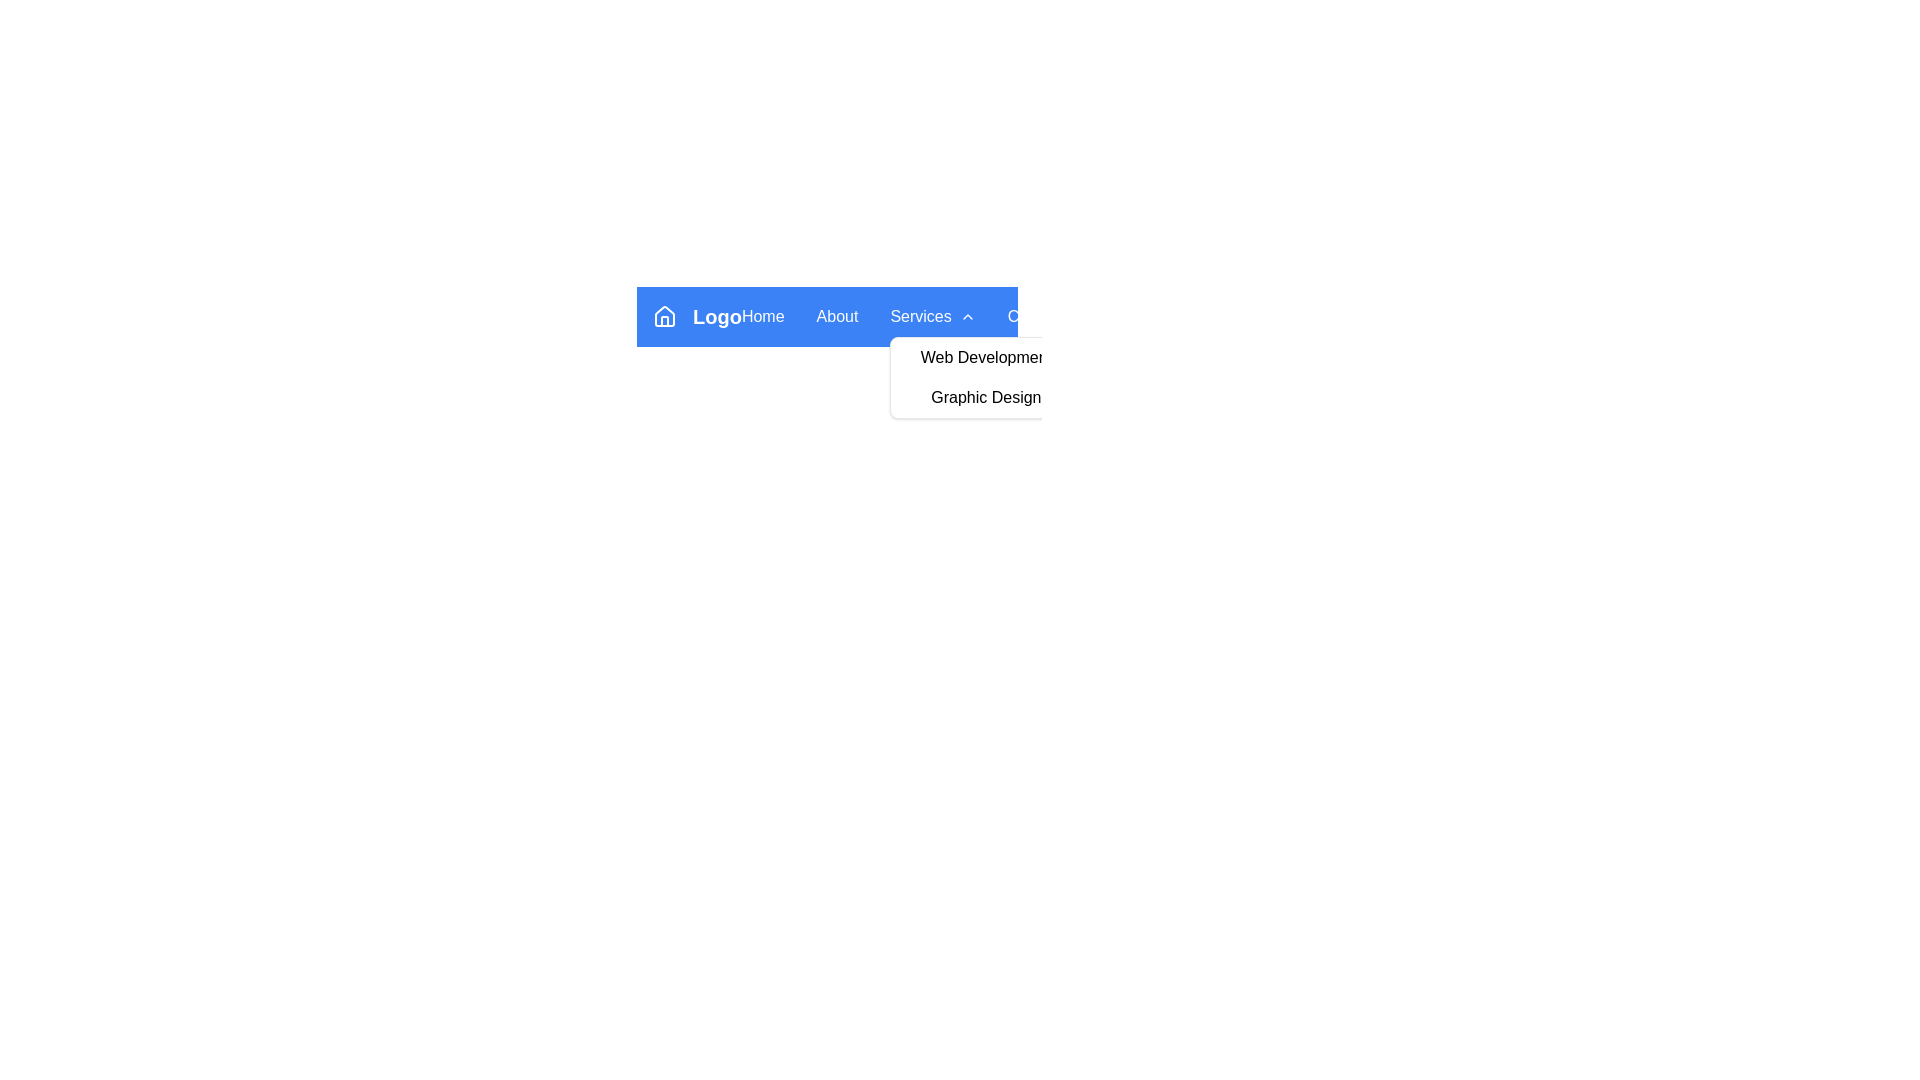  Describe the element at coordinates (717, 315) in the screenshot. I see `the bold and large 'Logo' text label displayed in white on a blue background` at that location.